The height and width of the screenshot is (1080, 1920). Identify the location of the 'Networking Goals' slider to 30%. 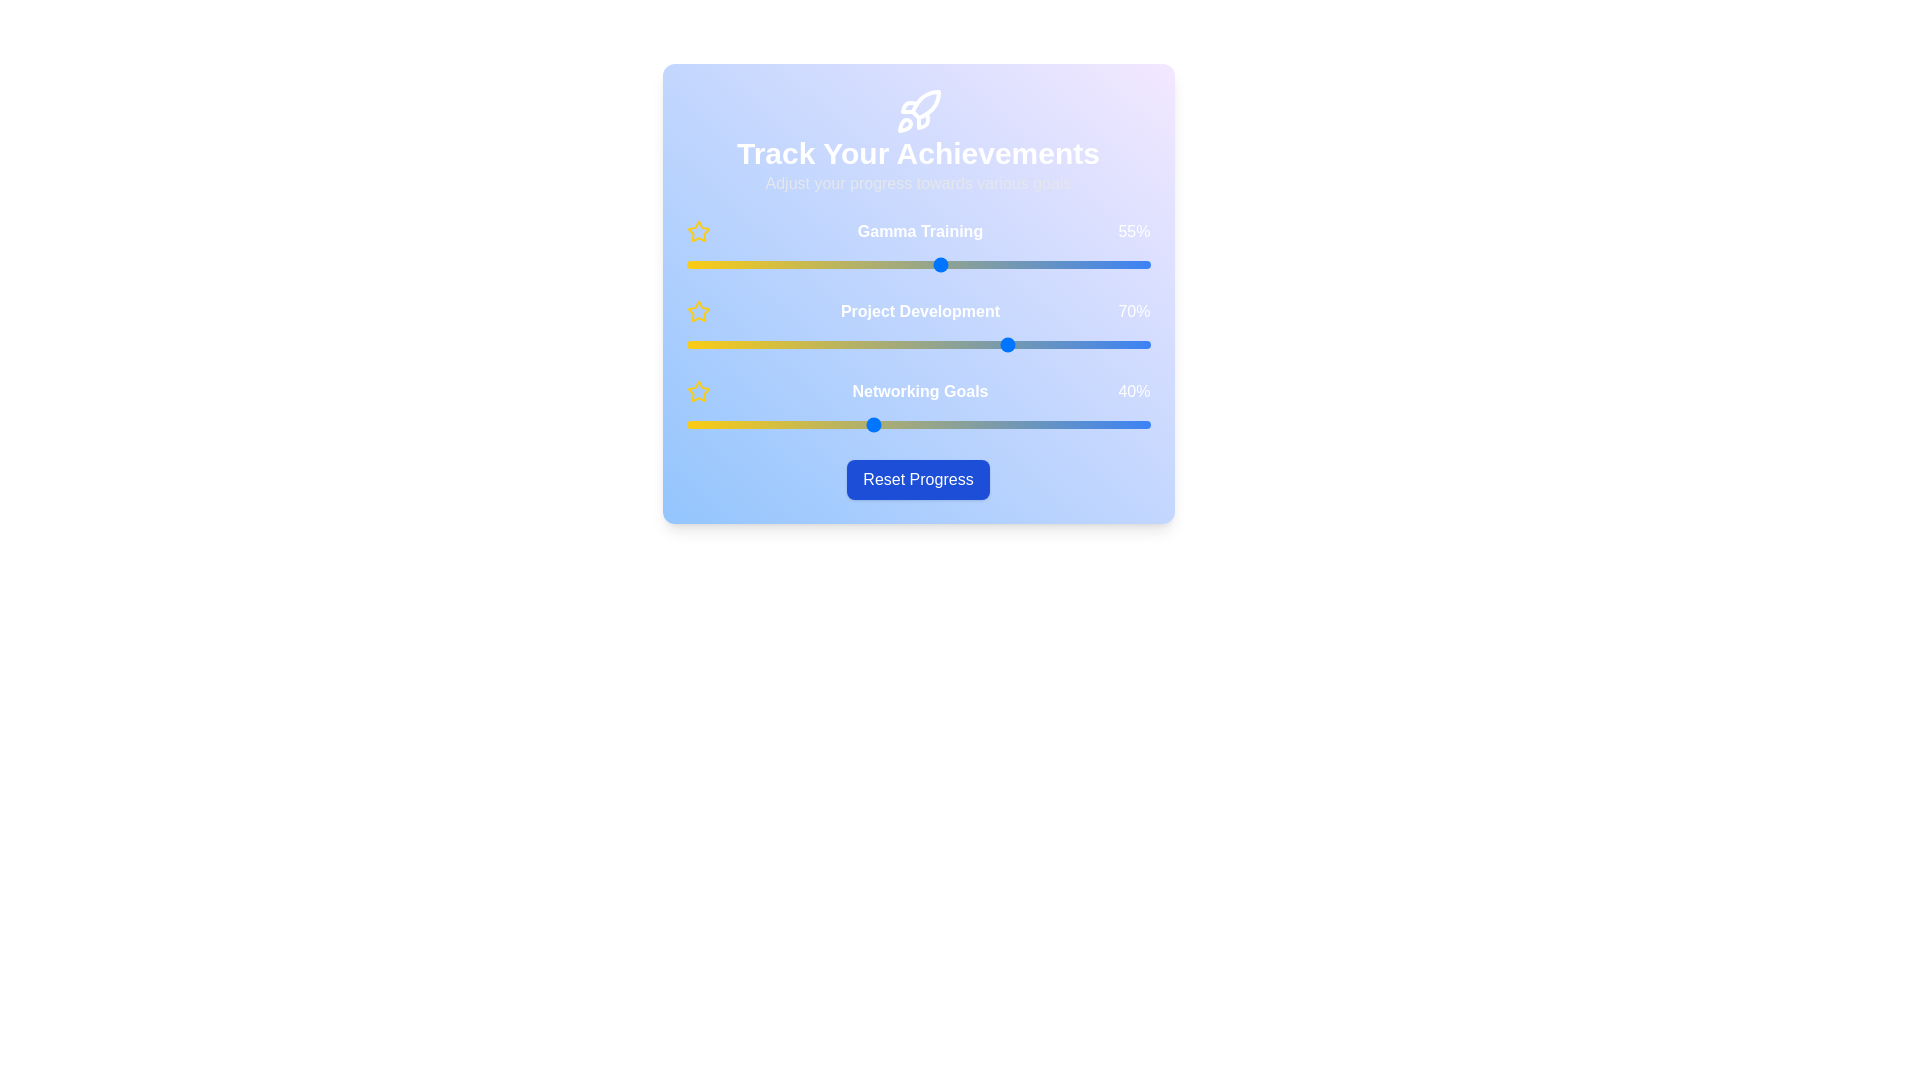
(825, 423).